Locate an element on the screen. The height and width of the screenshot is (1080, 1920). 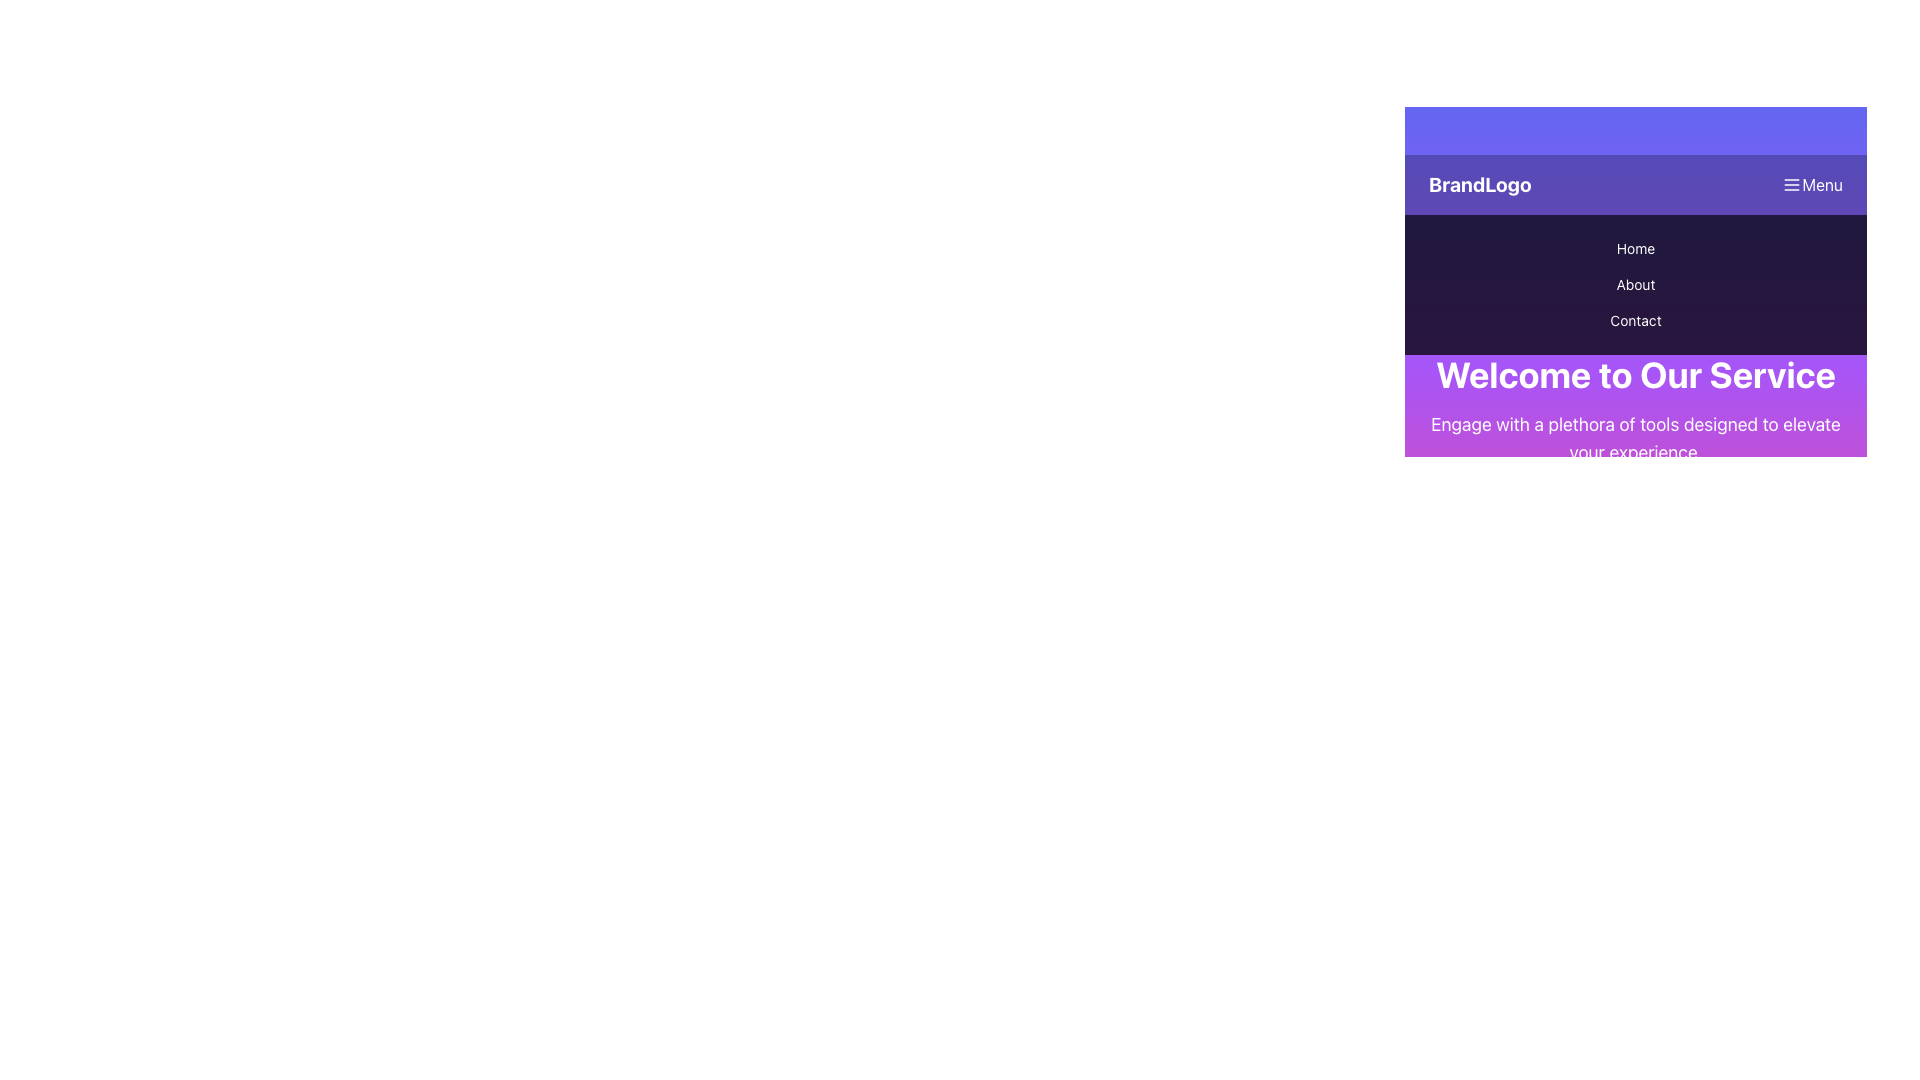
the informational text block located below the 'Welcome to Our Service' heading and above the 'Get Started' button, which provides an overview of the tools and features available is located at coordinates (1636, 438).